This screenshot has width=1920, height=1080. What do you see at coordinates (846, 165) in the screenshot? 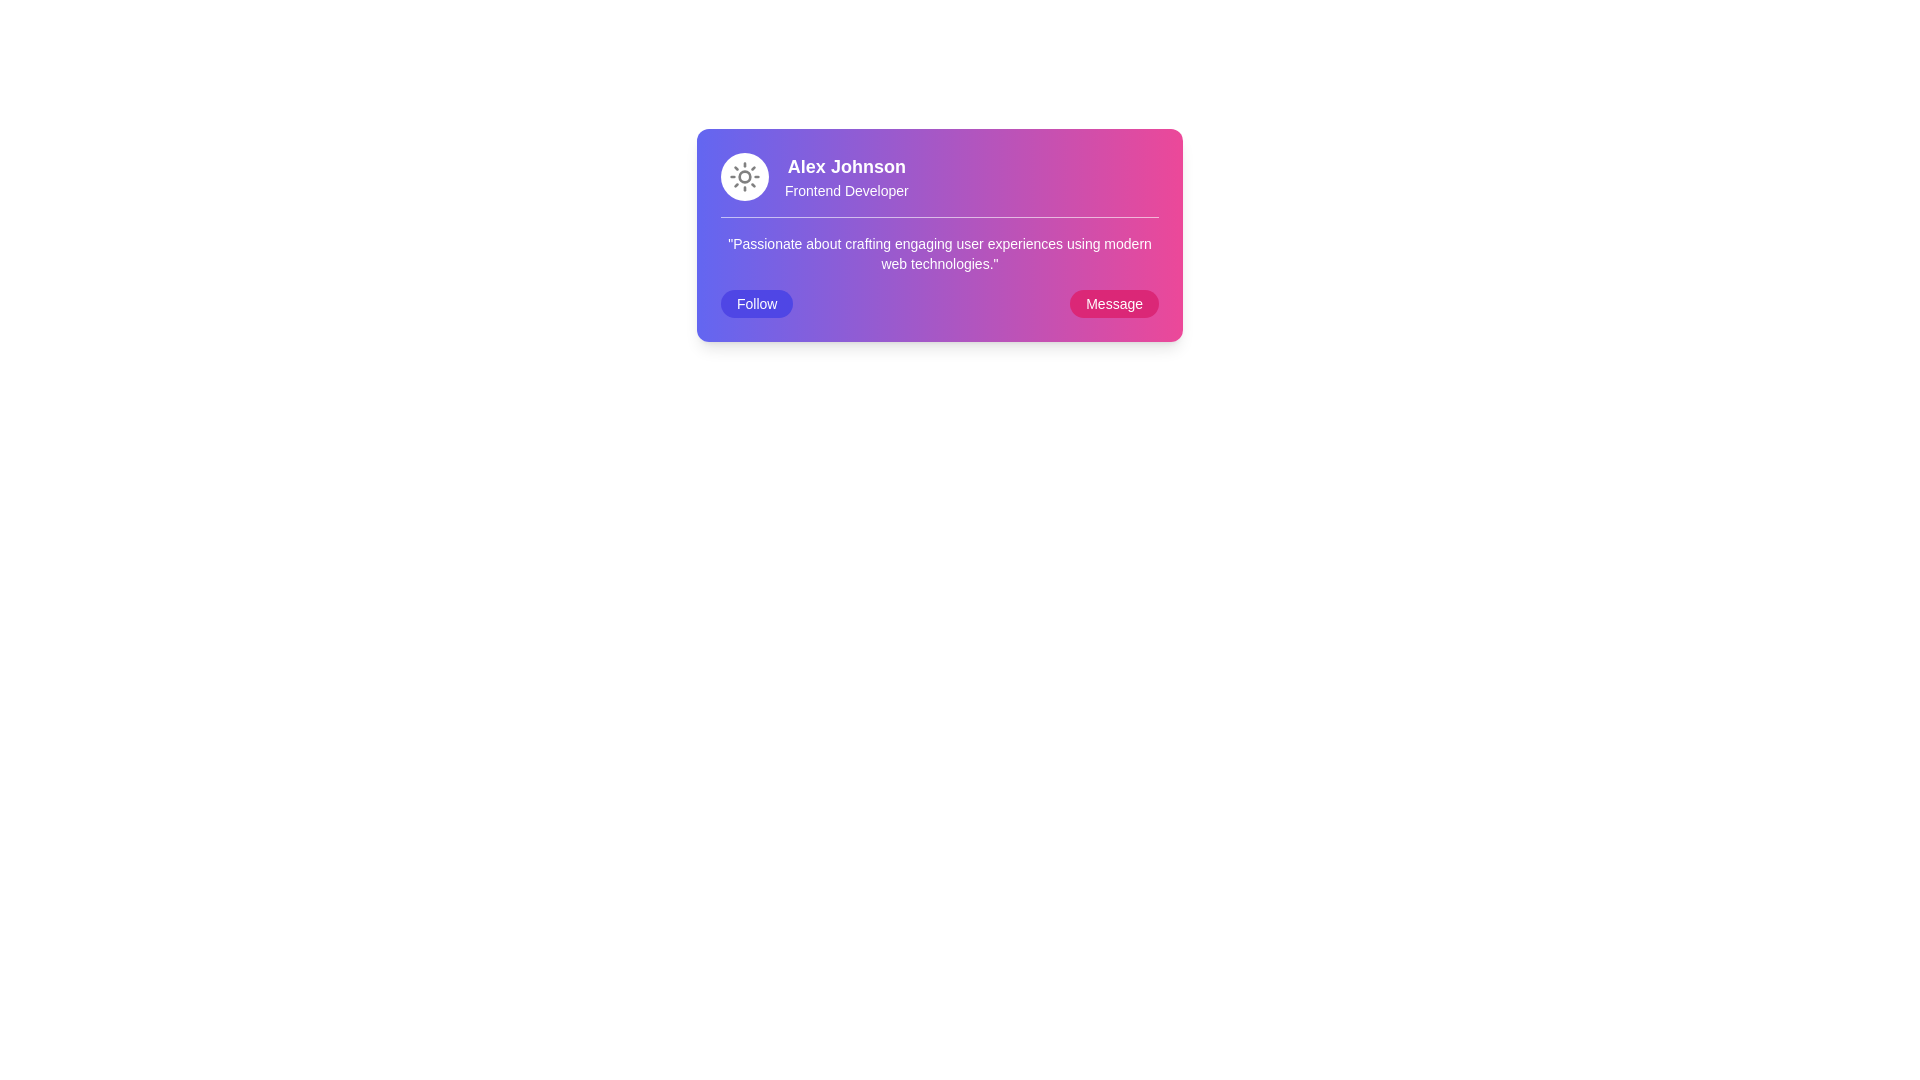
I see `the text label displaying 'Alex Johnson', which is bold and positioned at the top of a card-like component, to the right of a circular icon and above the 'Frontend Developer' text` at bounding box center [846, 165].